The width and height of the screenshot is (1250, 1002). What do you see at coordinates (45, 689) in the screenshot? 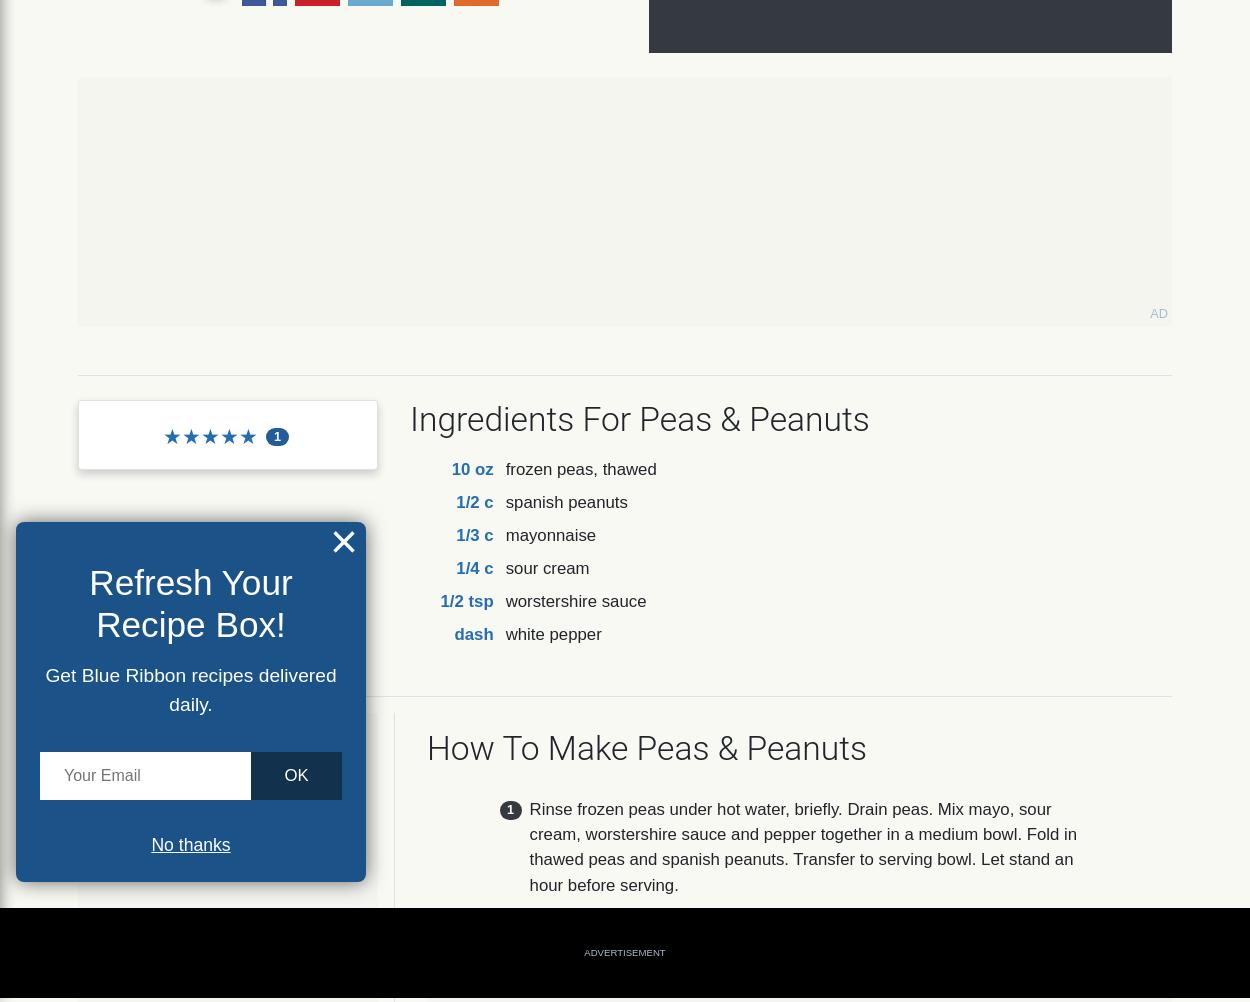
I see `'Get Blue Ribbon recipes delivered daily.'` at bounding box center [45, 689].